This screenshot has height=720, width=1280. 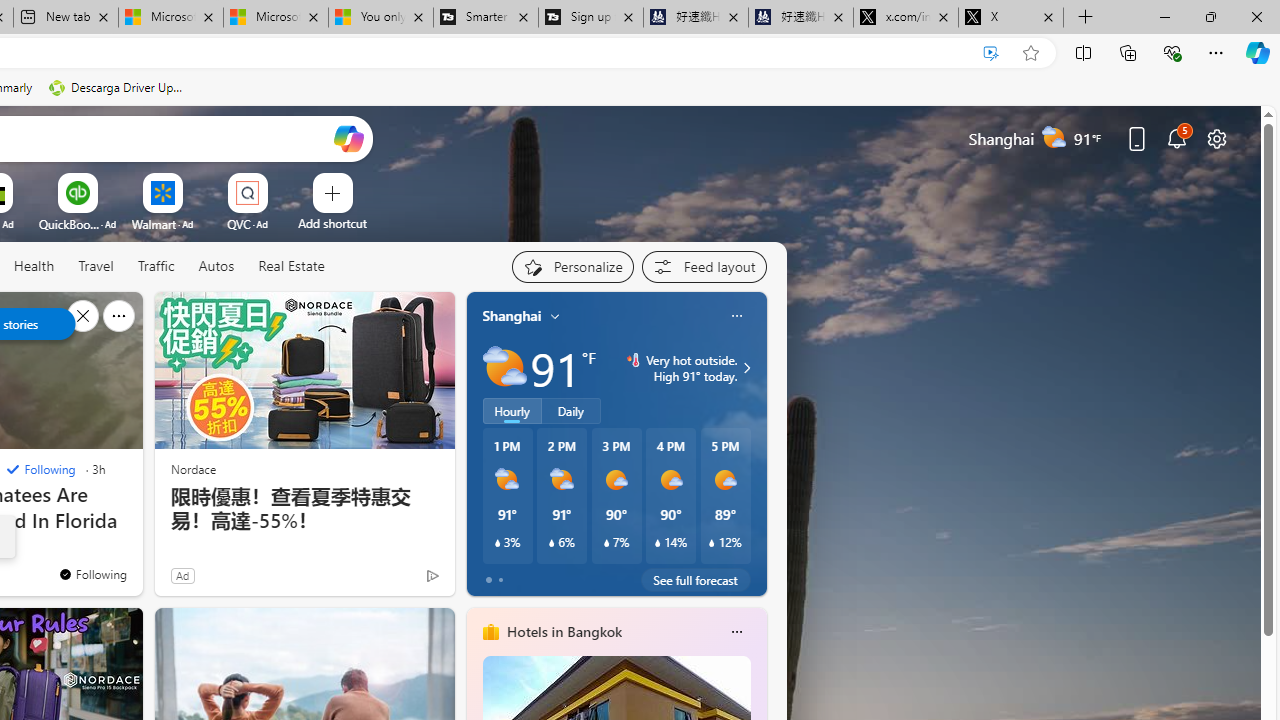 I want to click on 'Descarga Driver Updater', so click(x=117, y=87).